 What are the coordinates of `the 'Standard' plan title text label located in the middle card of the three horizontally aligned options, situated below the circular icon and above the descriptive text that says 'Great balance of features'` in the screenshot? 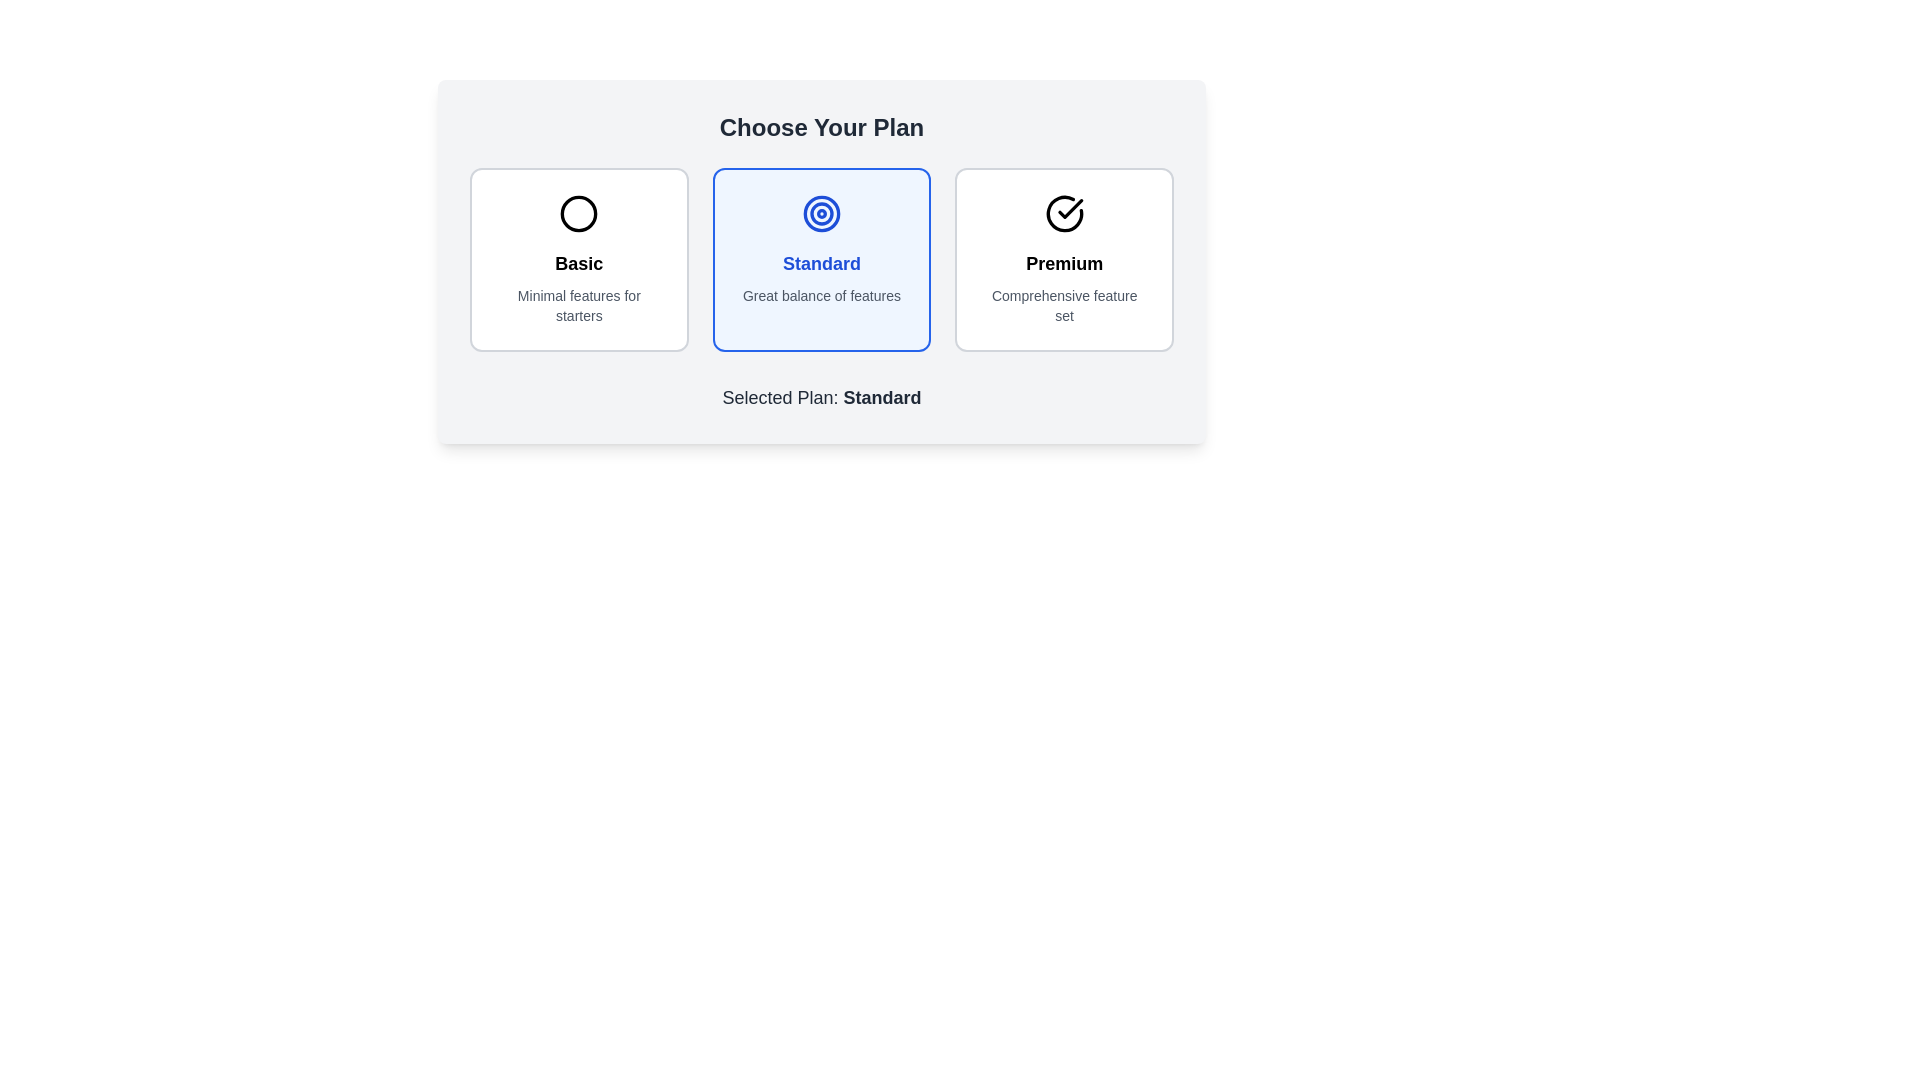 It's located at (821, 262).